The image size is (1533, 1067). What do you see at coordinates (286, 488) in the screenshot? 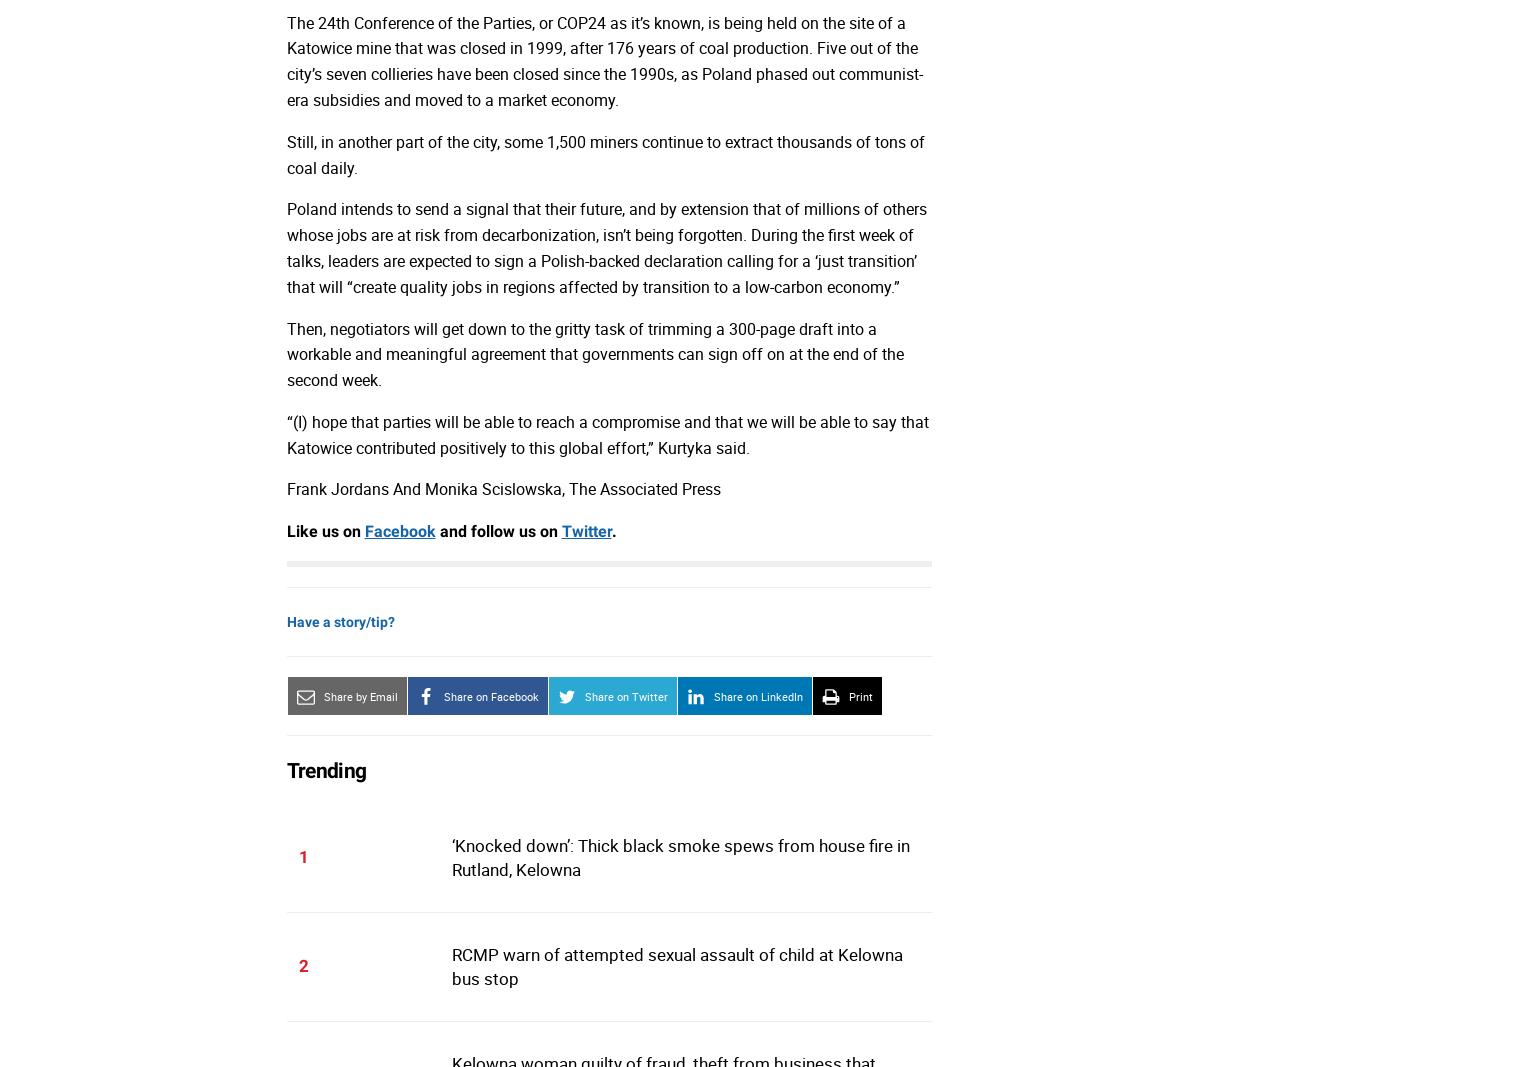
I see `'Frank Jordans And Monika Scislowska, The Associated Press'` at bounding box center [286, 488].